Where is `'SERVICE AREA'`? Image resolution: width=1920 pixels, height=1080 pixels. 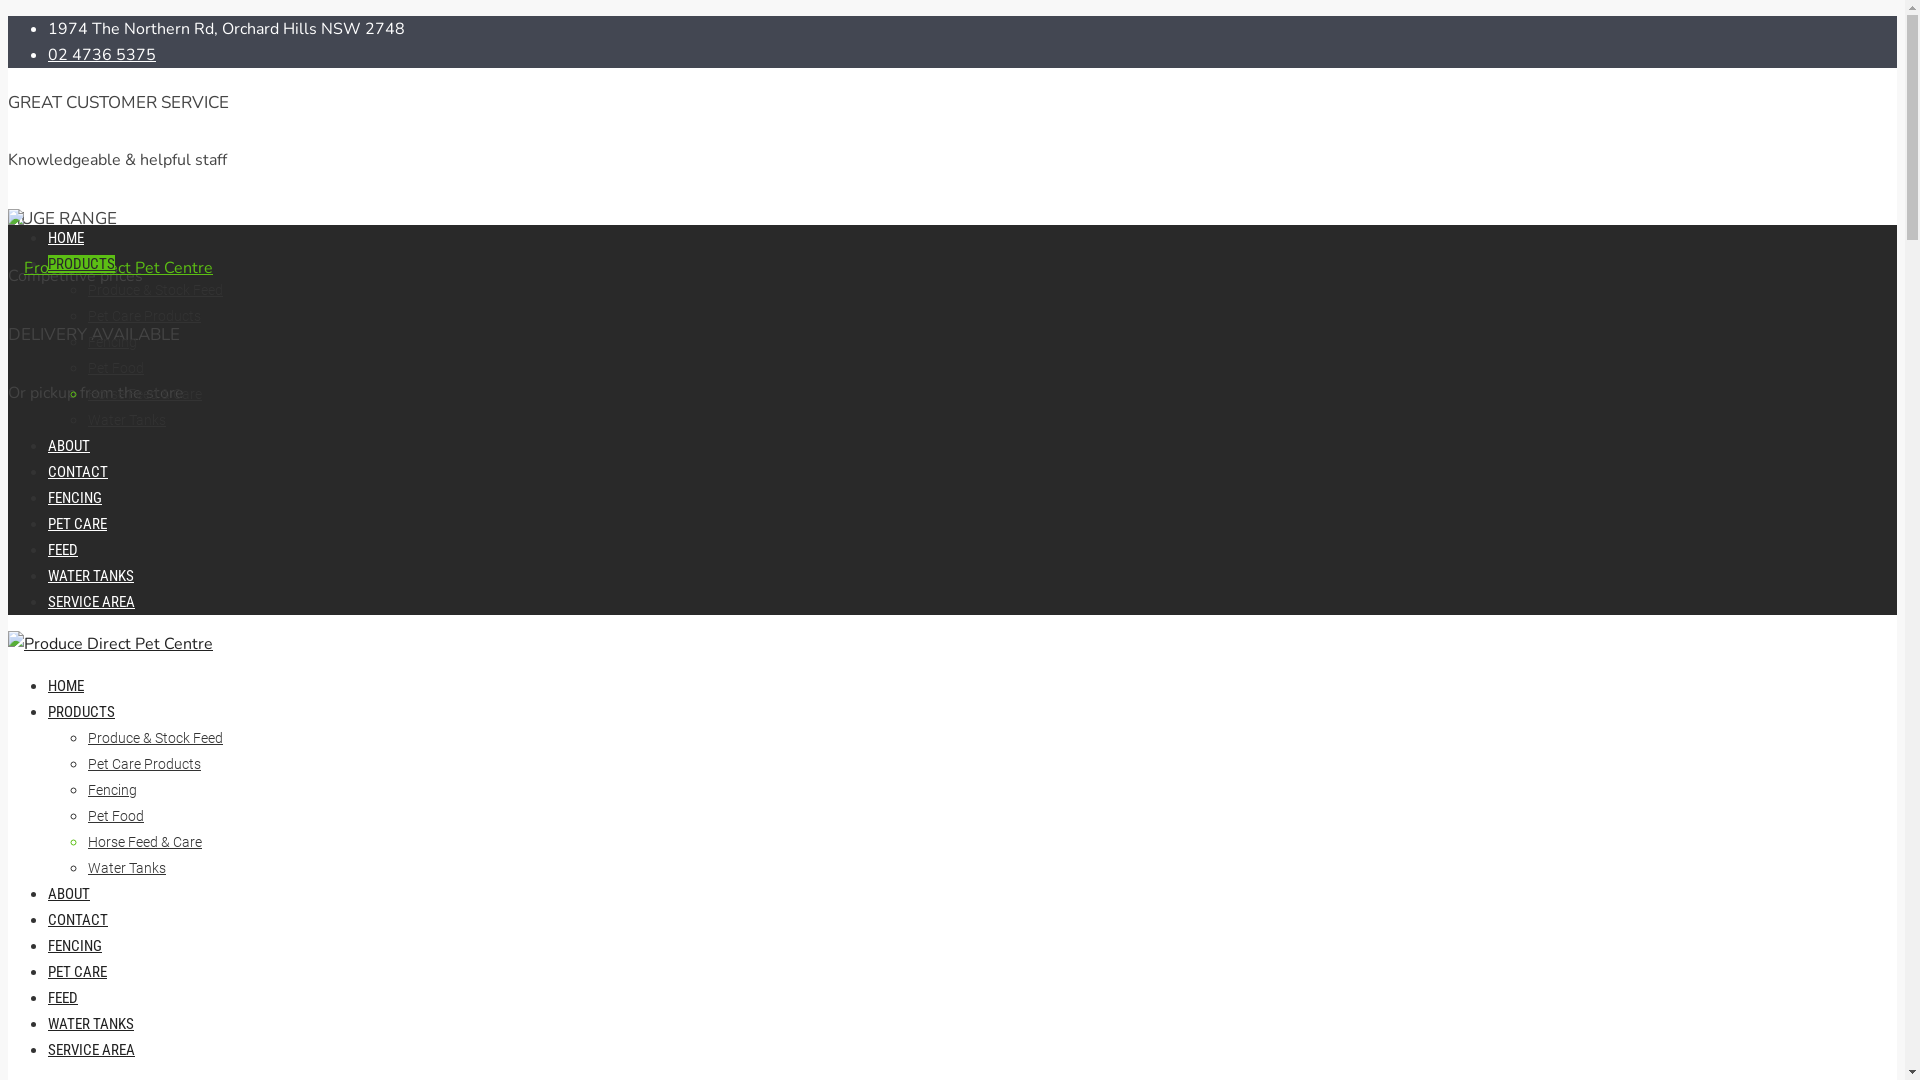
'SERVICE AREA' is located at coordinates (90, 1048).